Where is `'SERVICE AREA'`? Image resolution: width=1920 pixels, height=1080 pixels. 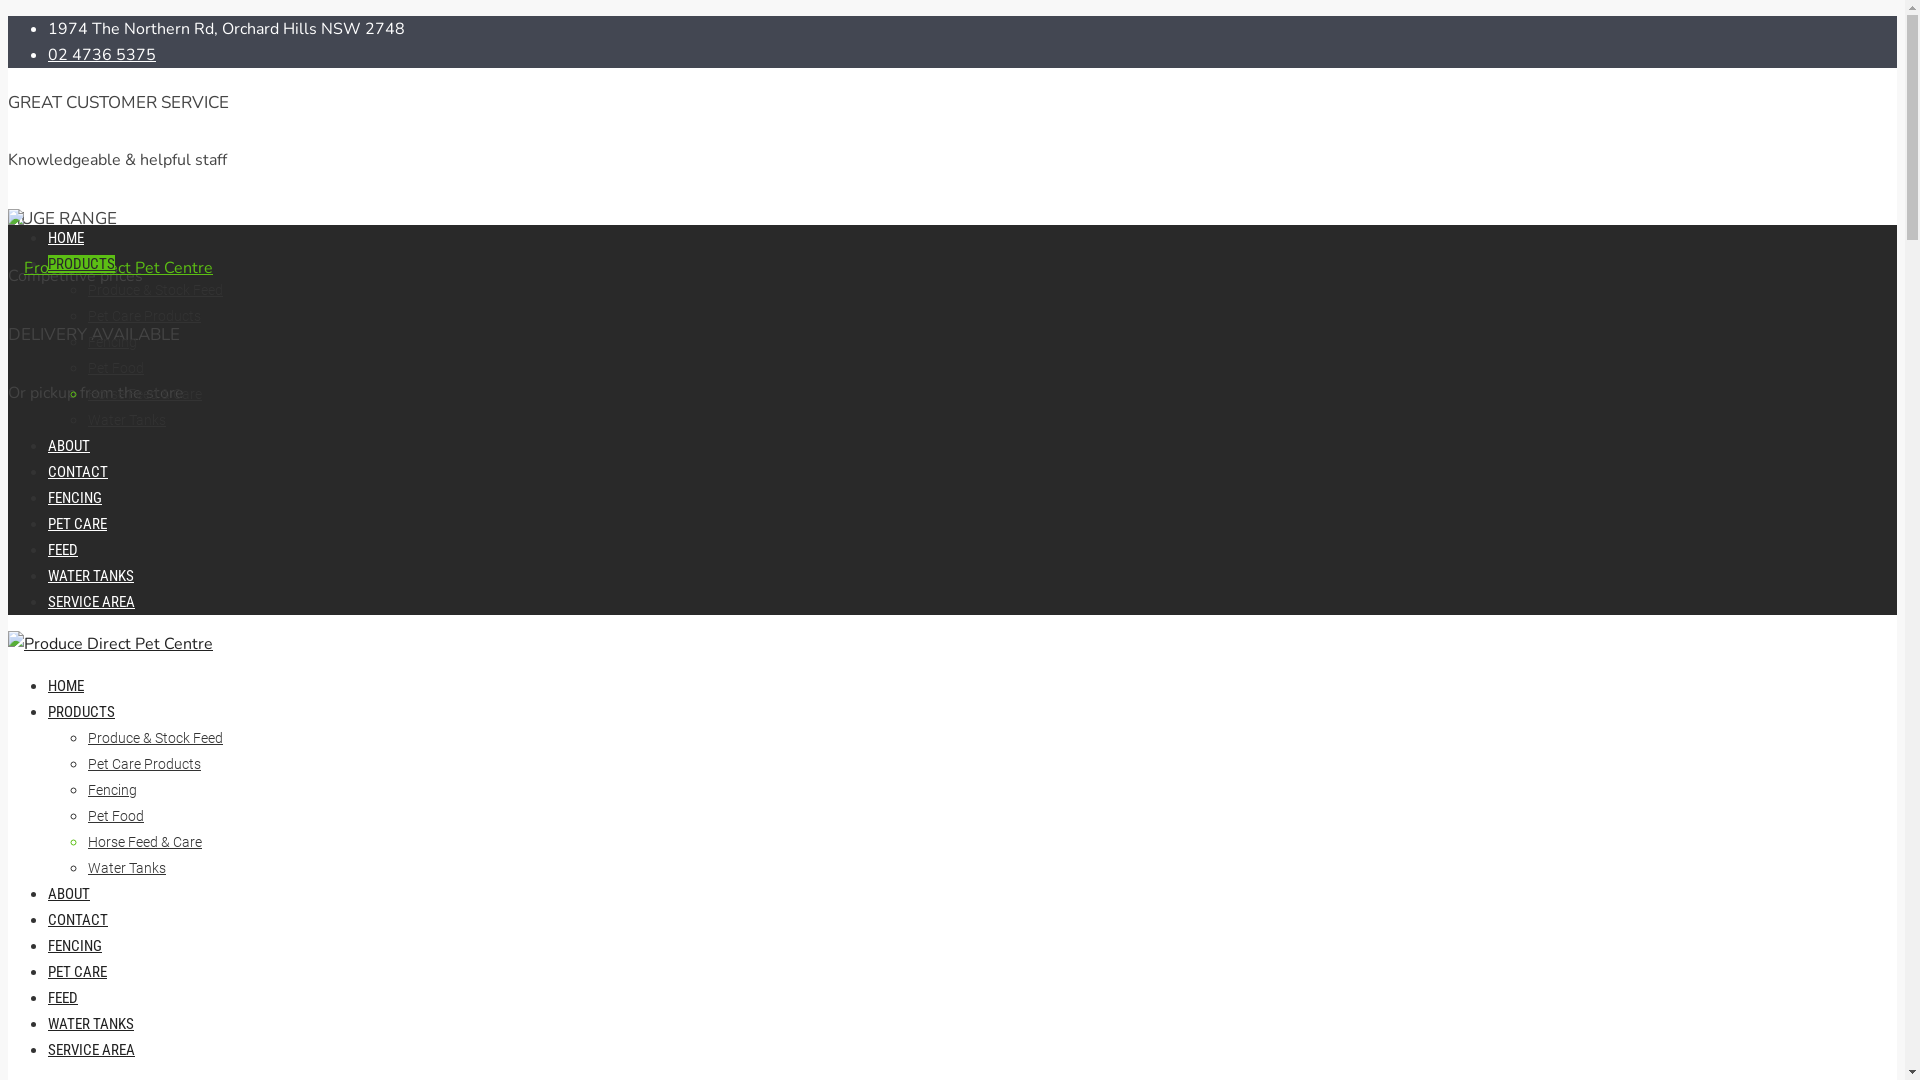
'SERVICE AREA' is located at coordinates (90, 1048).